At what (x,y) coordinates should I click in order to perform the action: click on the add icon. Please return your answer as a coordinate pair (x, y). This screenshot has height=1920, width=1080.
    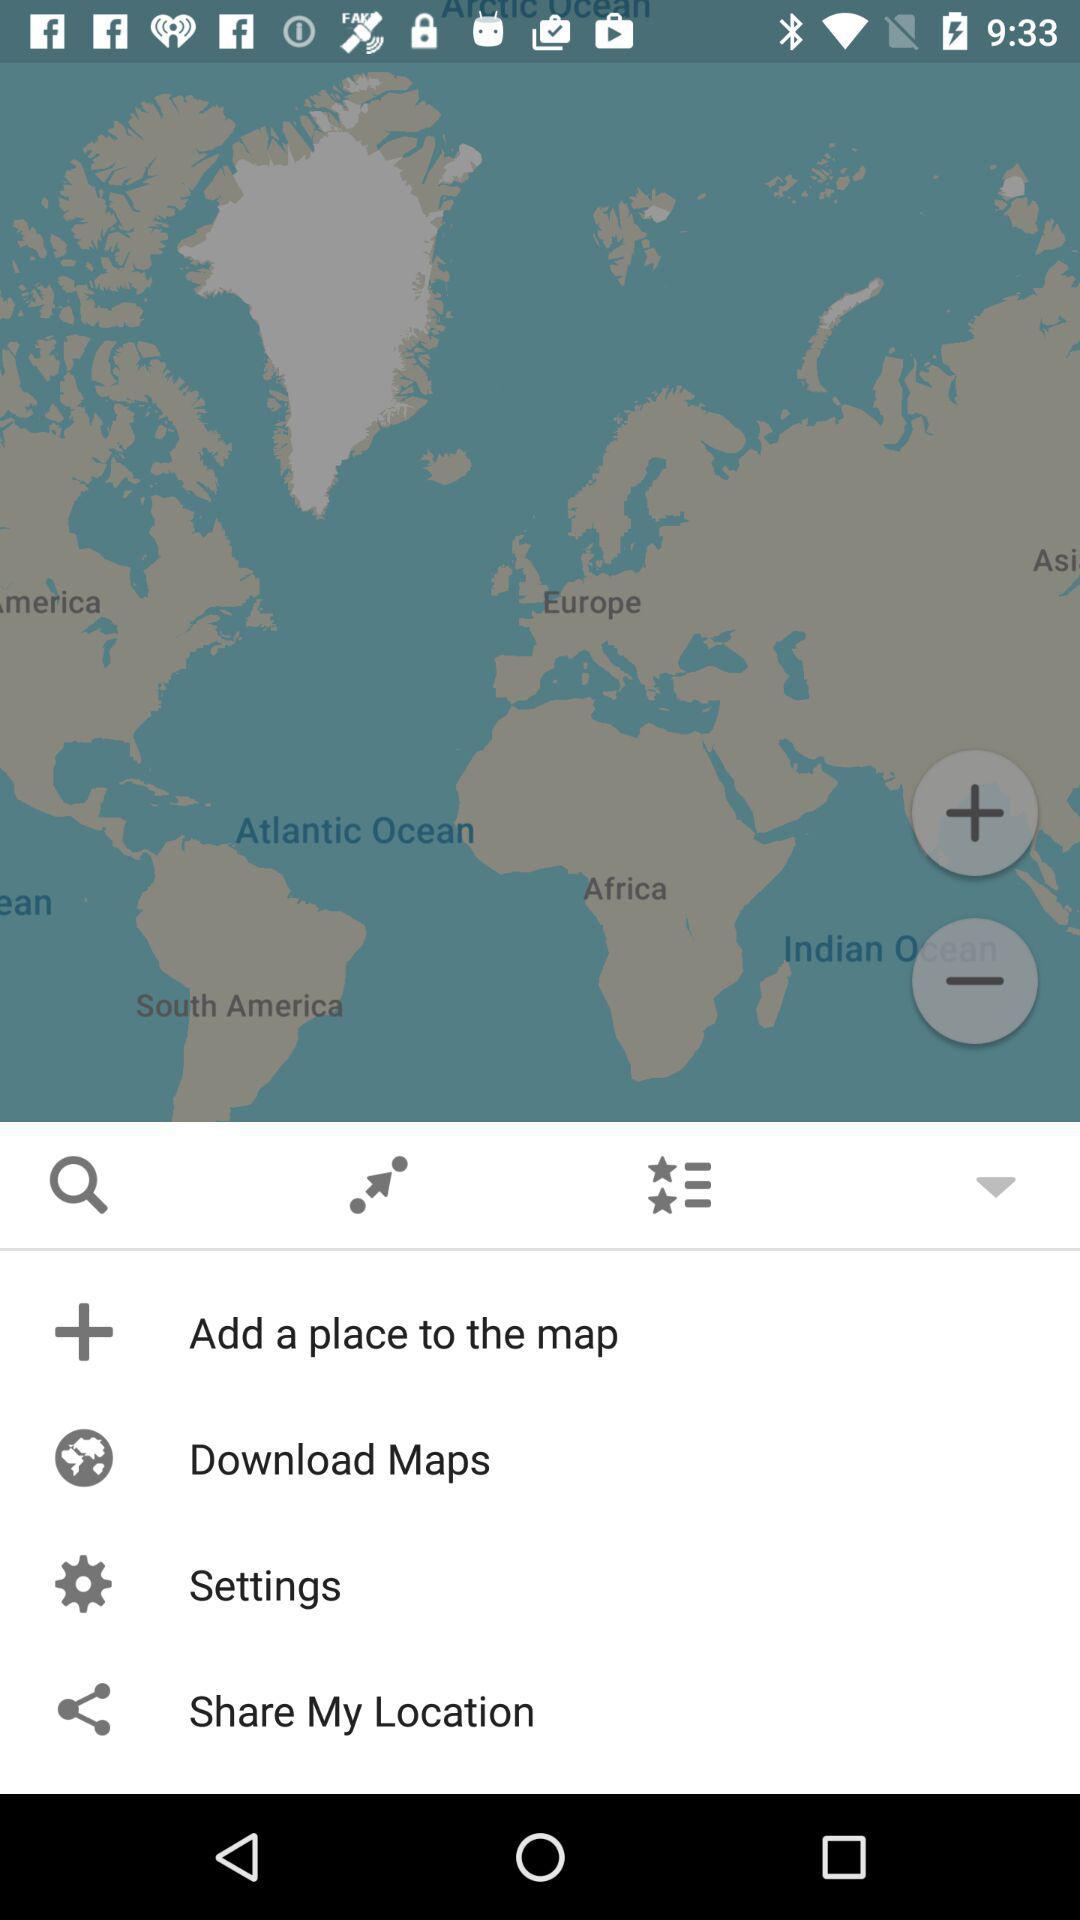
    Looking at the image, I should click on (974, 812).